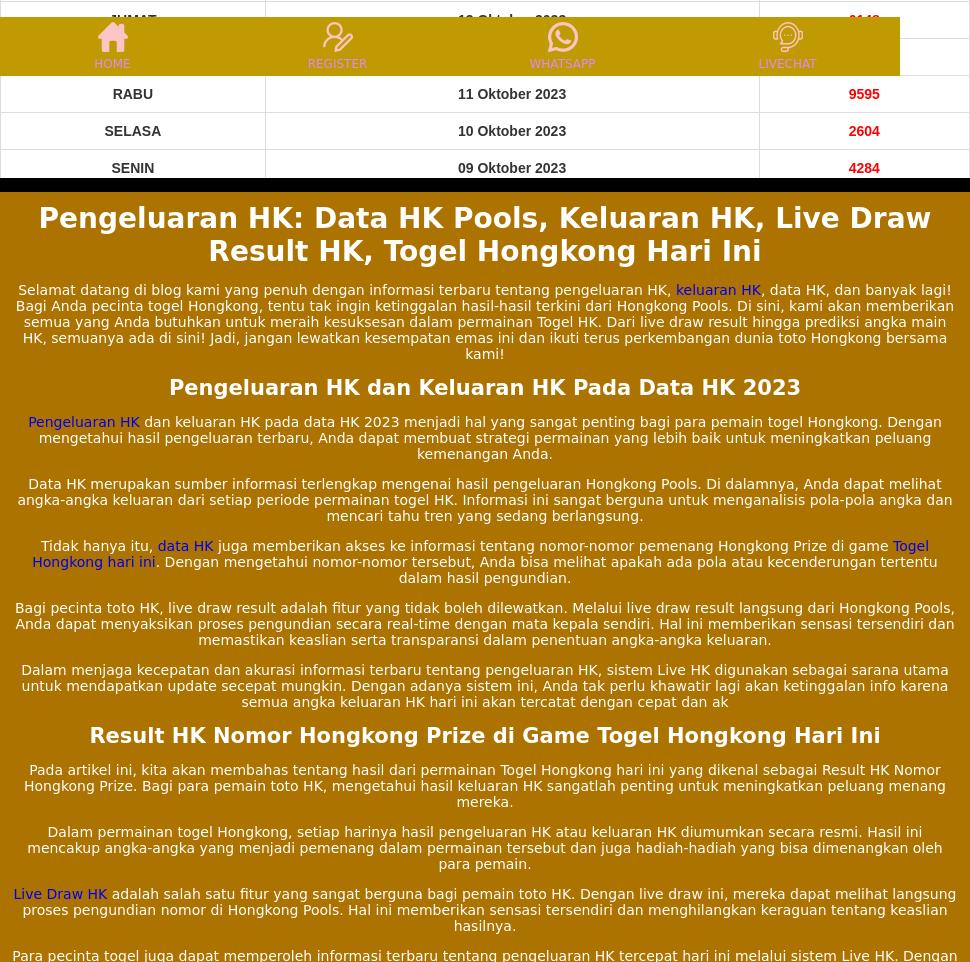 This screenshot has width=970, height=962. What do you see at coordinates (551, 544) in the screenshot?
I see `'juga memberikan akses ke informasi tentang nomor-nomor pemenang Hongkong Prize di game'` at bounding box center [551, 544].